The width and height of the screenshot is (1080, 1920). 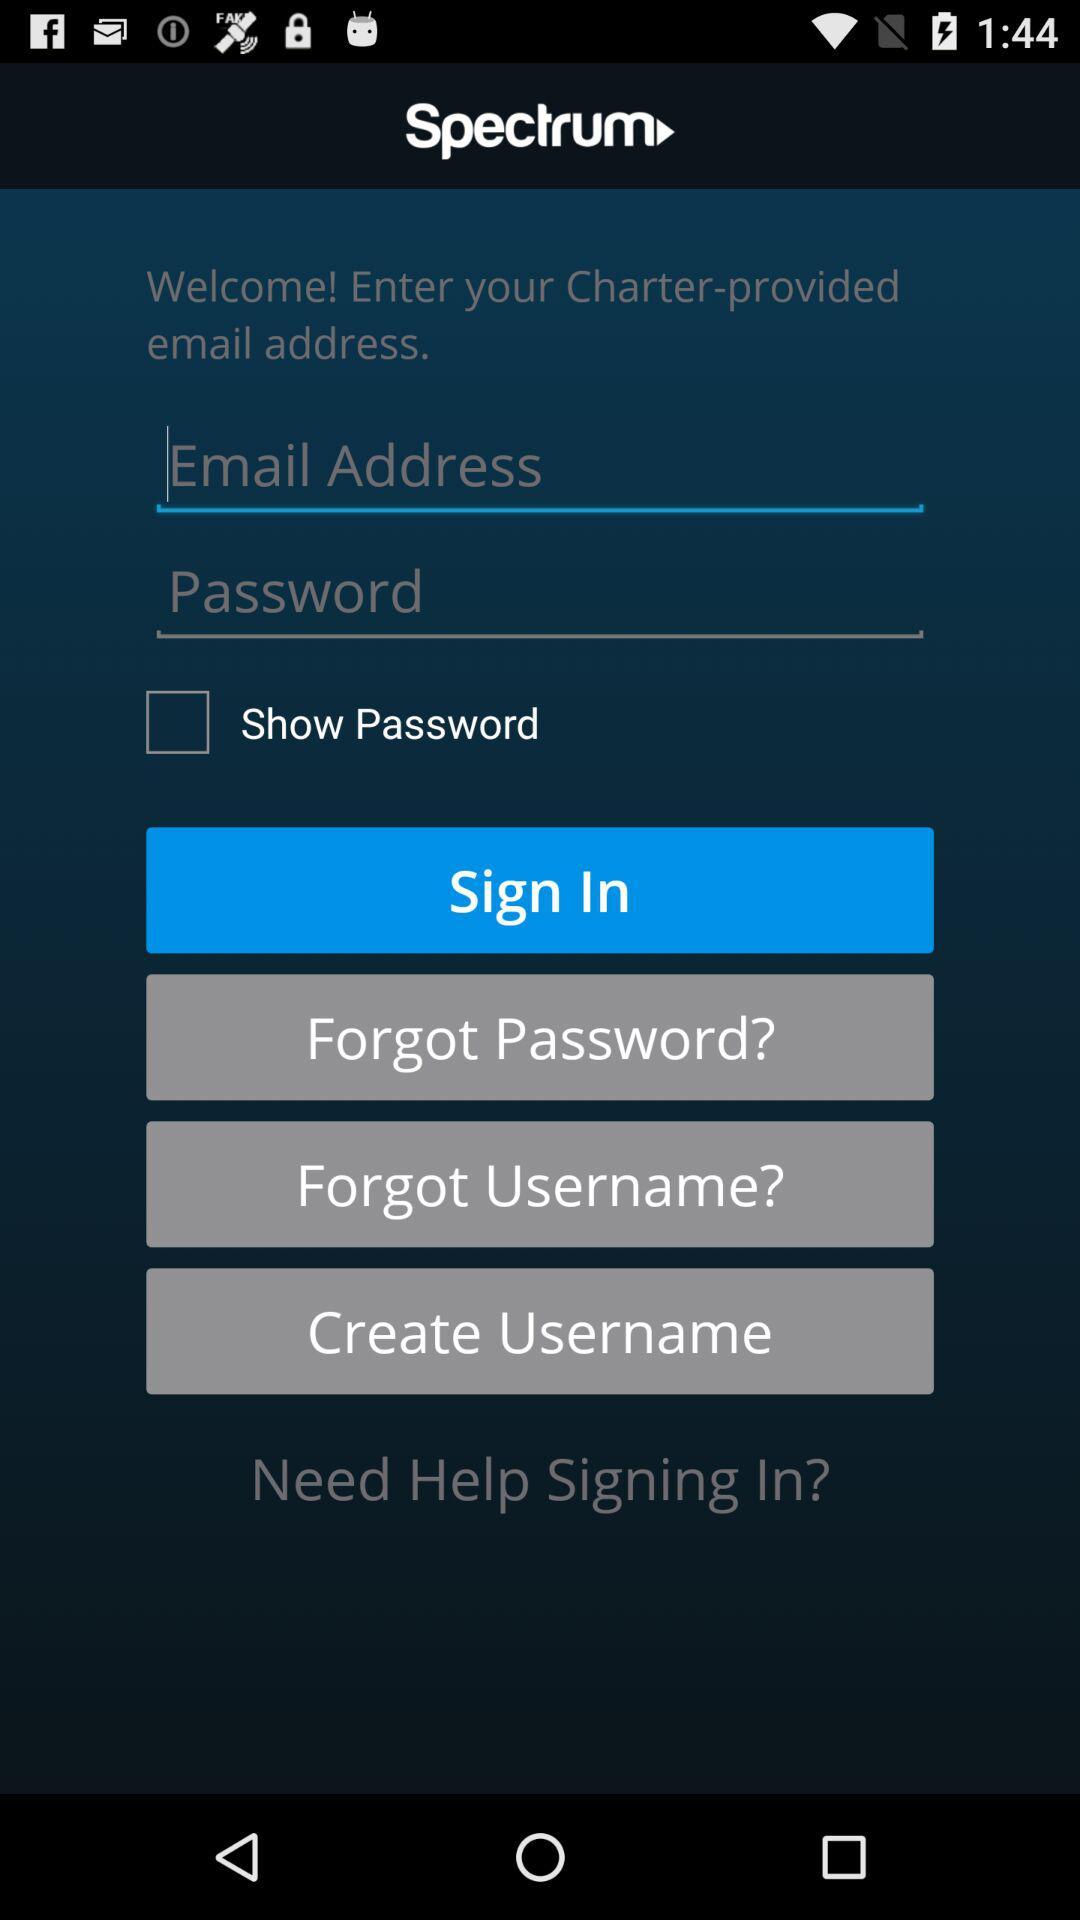 What do you see at coordinates (540, 1331) in the screenshot?
I see `the item above the need help signing` at bounding box center [540, 1331].